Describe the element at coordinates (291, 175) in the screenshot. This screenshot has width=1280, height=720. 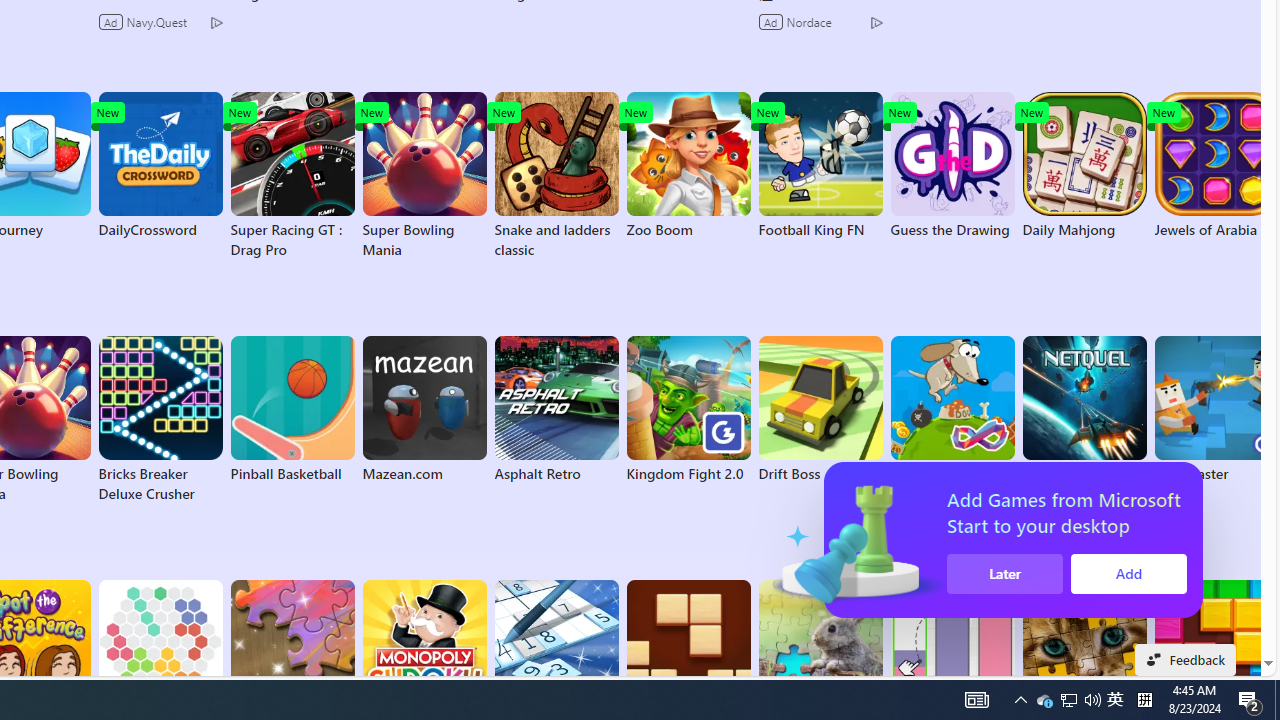
I see `'Super Racing GT : Drag Pro'` at that location.